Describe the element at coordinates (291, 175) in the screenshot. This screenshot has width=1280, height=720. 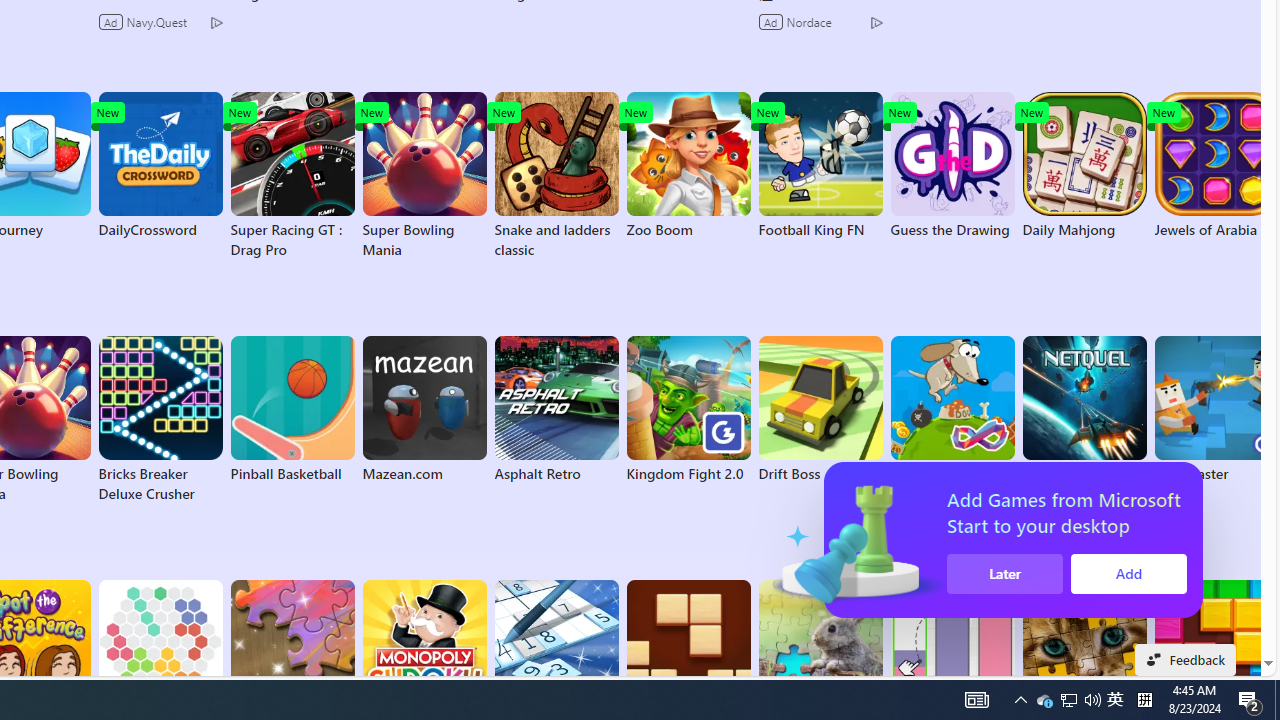
I see `'Super Racing GT : Drag Pro'` at that location.